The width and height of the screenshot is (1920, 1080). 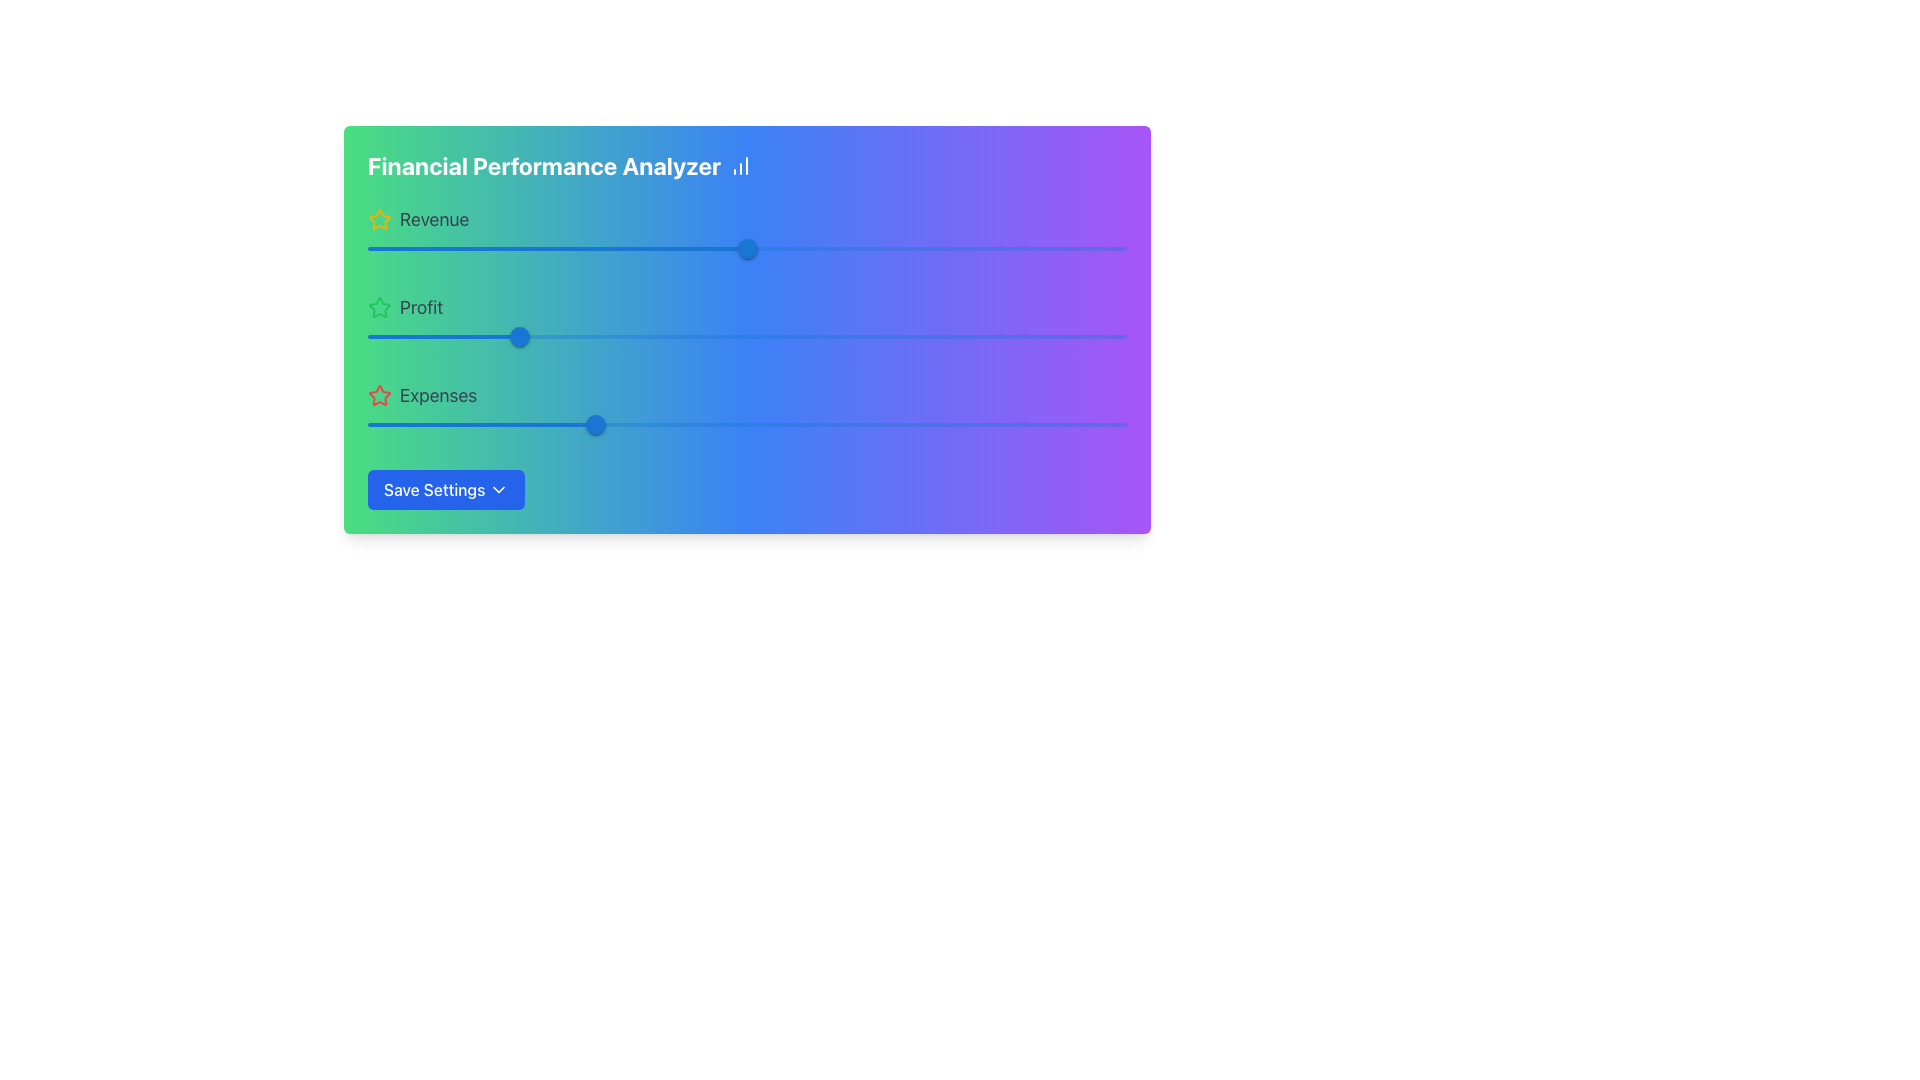 What do you see at coordinates (504, 248) in the screenshot?
I see `the Revenue slider` at bounding box center [504, 248].